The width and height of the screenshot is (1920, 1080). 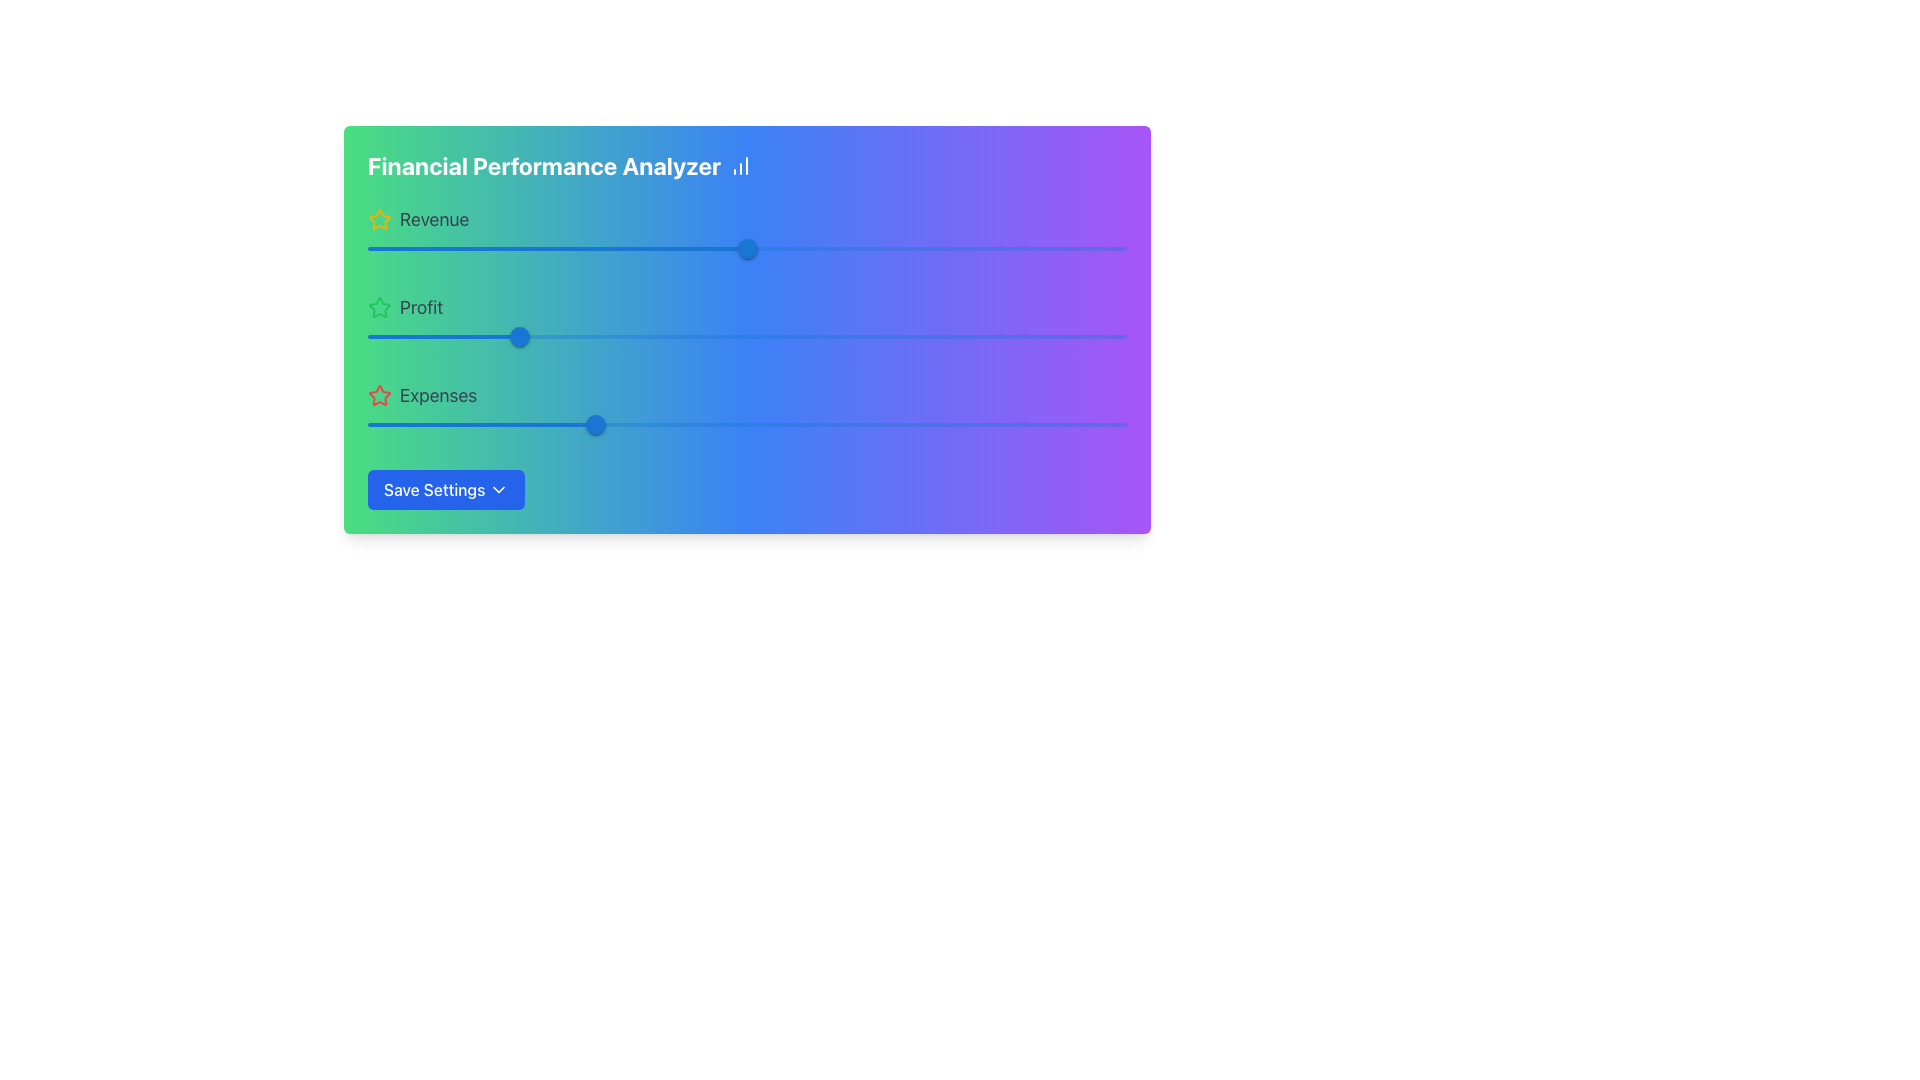 What do you see at coordinates (504, 248) in the screenshot?
I see `the Revenue slider` at bounding box center [504, 248].